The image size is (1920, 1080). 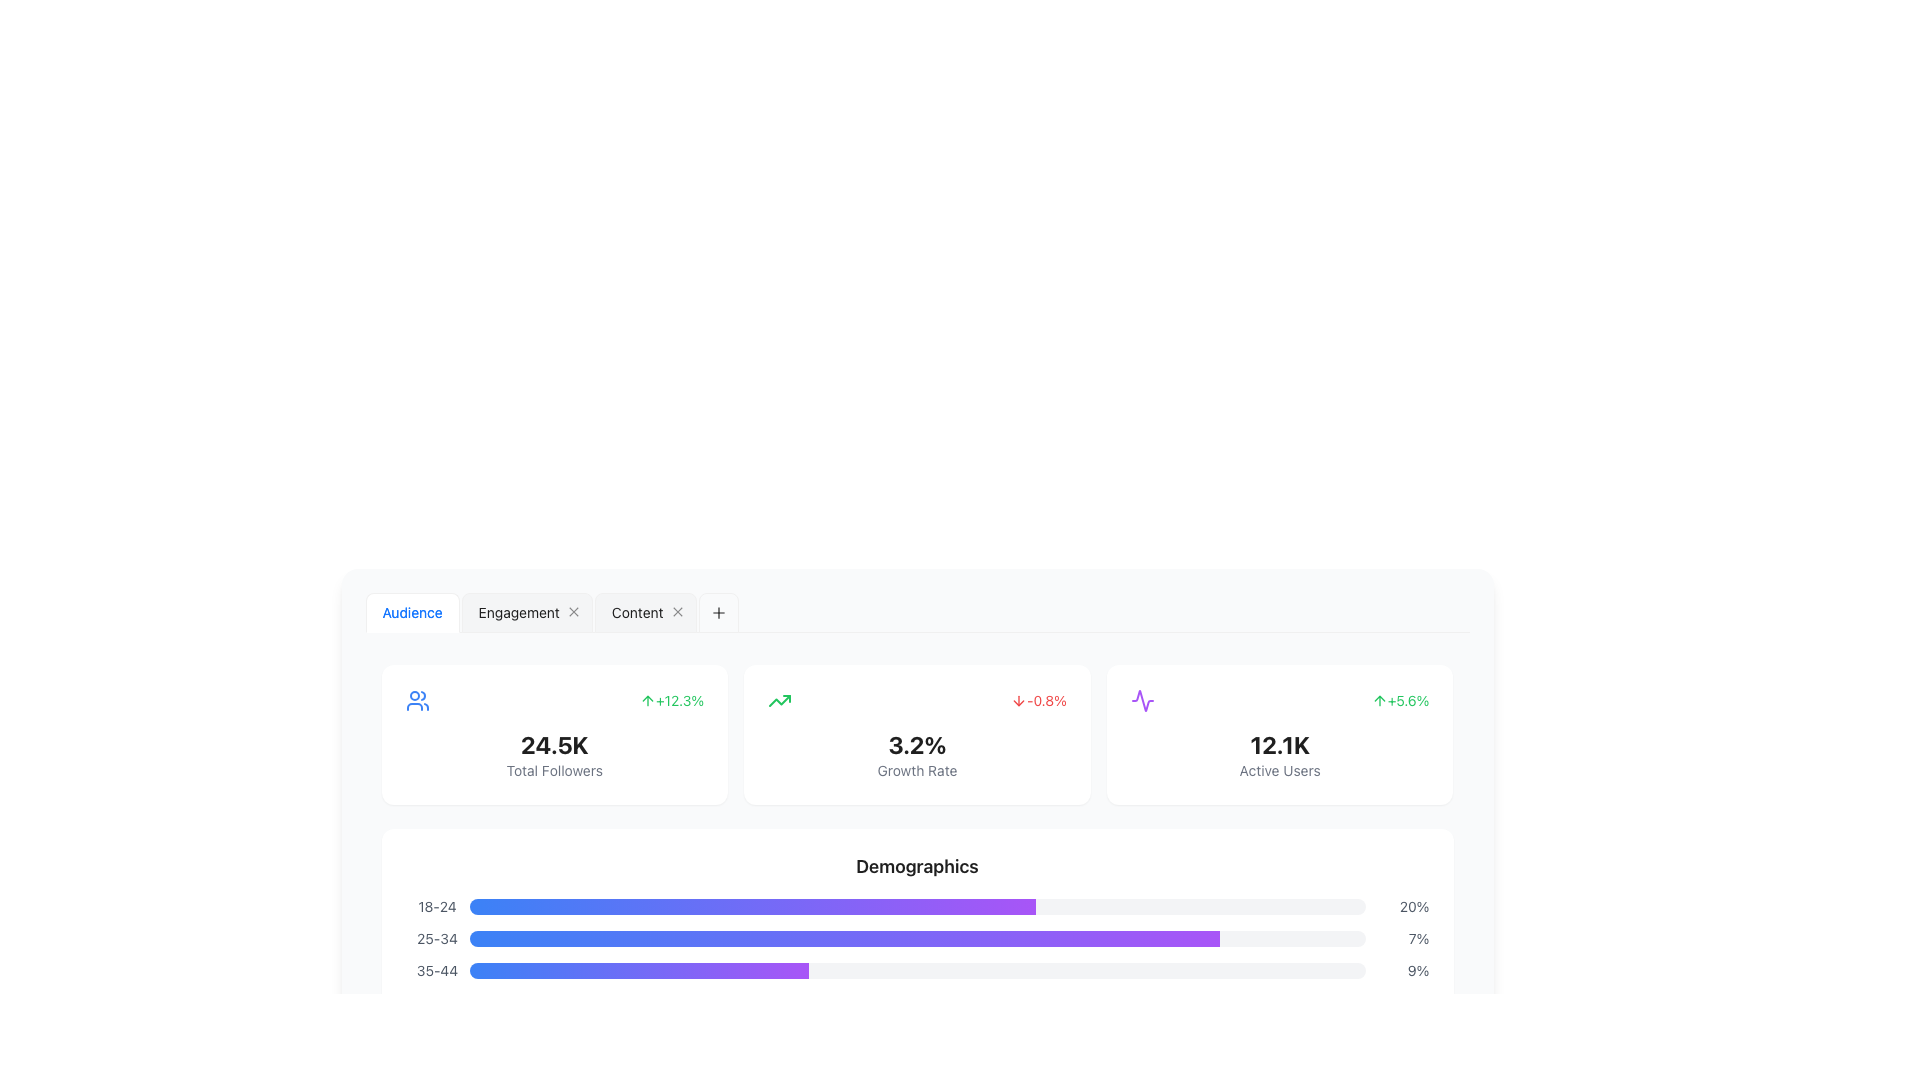 What do you see at coordinates (916, 970) in the screenshot?
I see `the progress bar that visually represents a percentage value, specifically positioned between the labels '35-44' on the left and '9%' on the right` at bounding box center [916, 970].